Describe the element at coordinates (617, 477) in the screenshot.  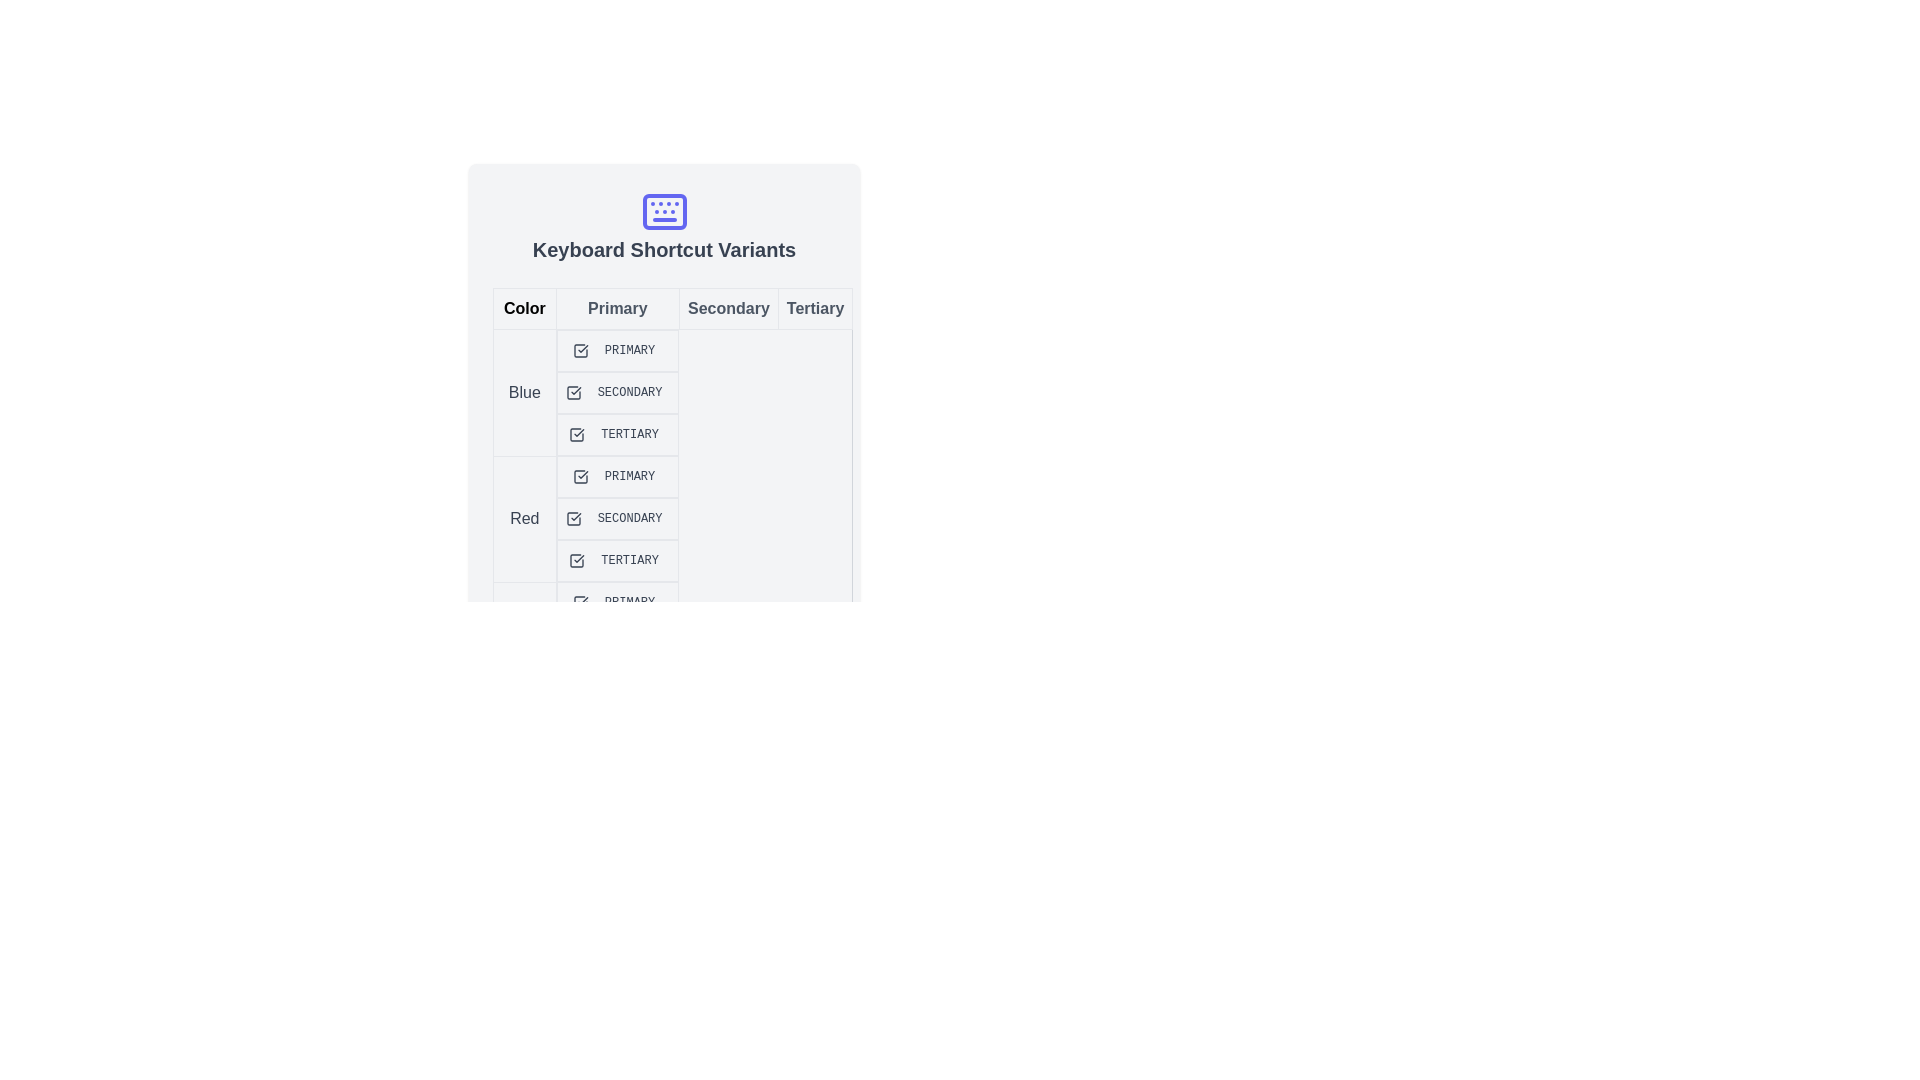
I see `the 'Primary' label indicating the 'Red' category in the table, located at the intersection of the 'Primary' column and the 'Red' row, which is visually non-interactive` at that location.